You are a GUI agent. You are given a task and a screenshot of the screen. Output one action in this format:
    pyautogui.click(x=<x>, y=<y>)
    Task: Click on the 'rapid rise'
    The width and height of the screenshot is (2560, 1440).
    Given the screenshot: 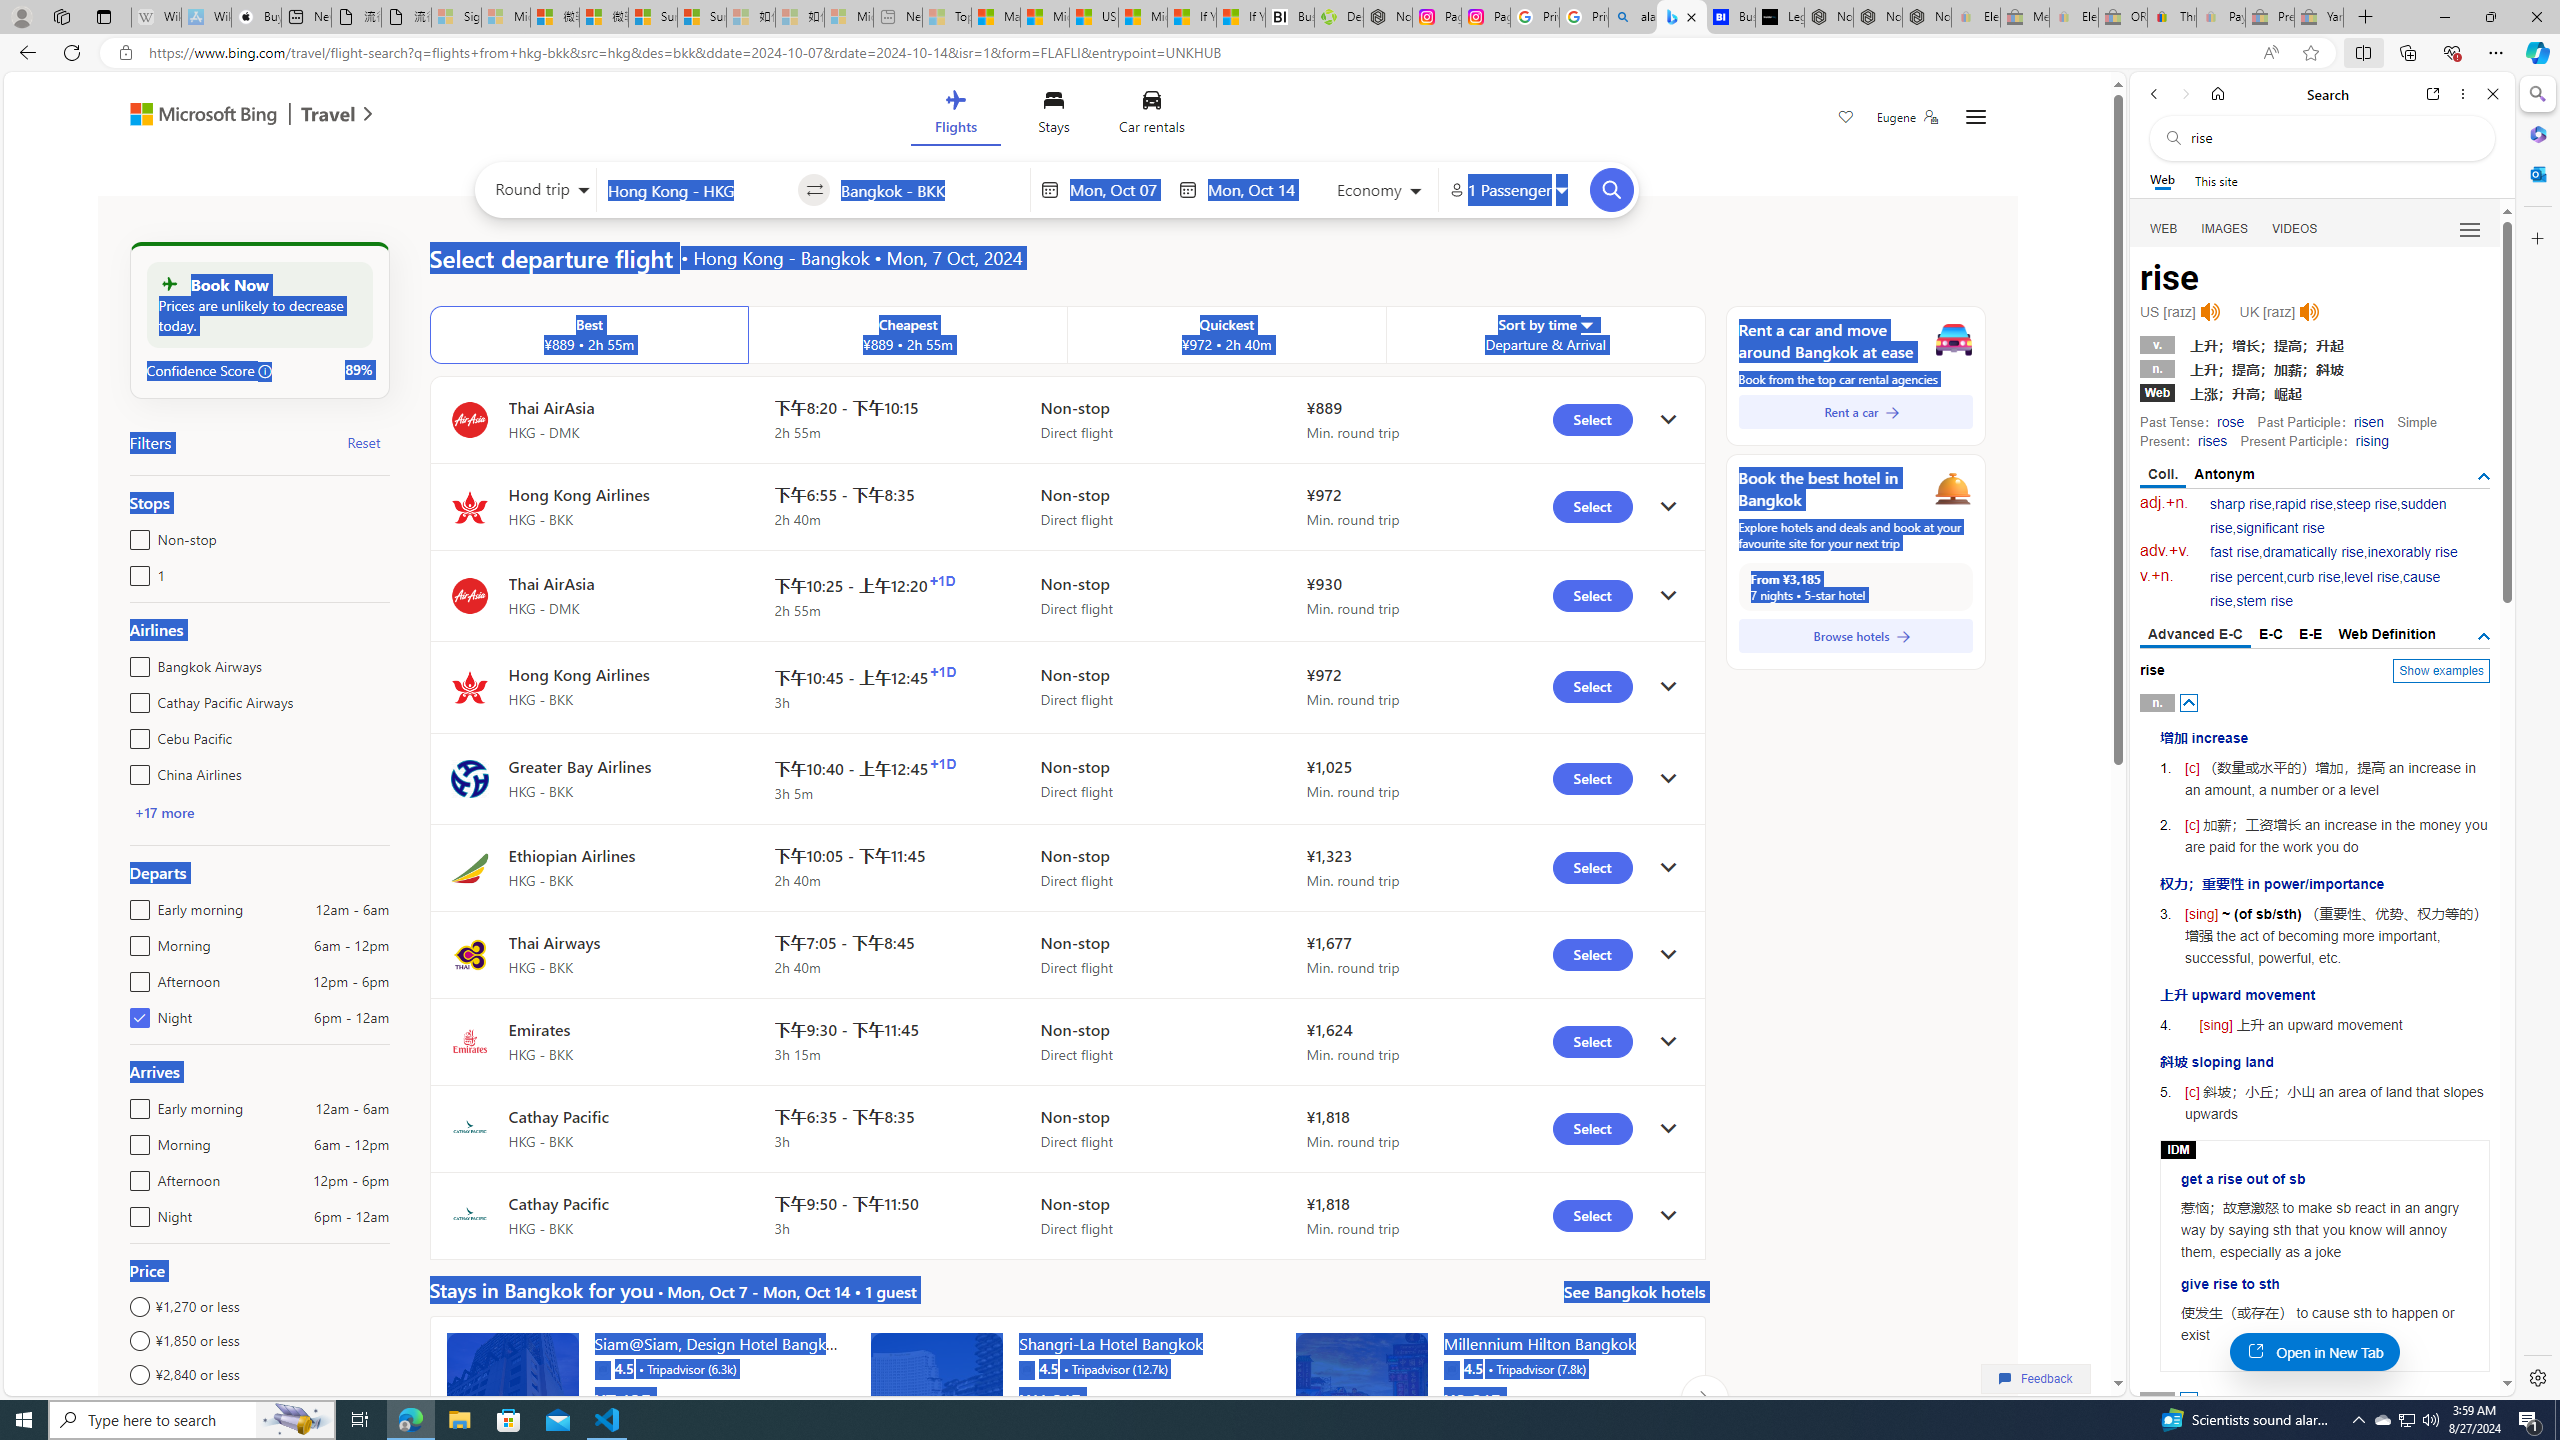 What is the action you would take?
    pyautogui.click(x=2303, y=503)
    